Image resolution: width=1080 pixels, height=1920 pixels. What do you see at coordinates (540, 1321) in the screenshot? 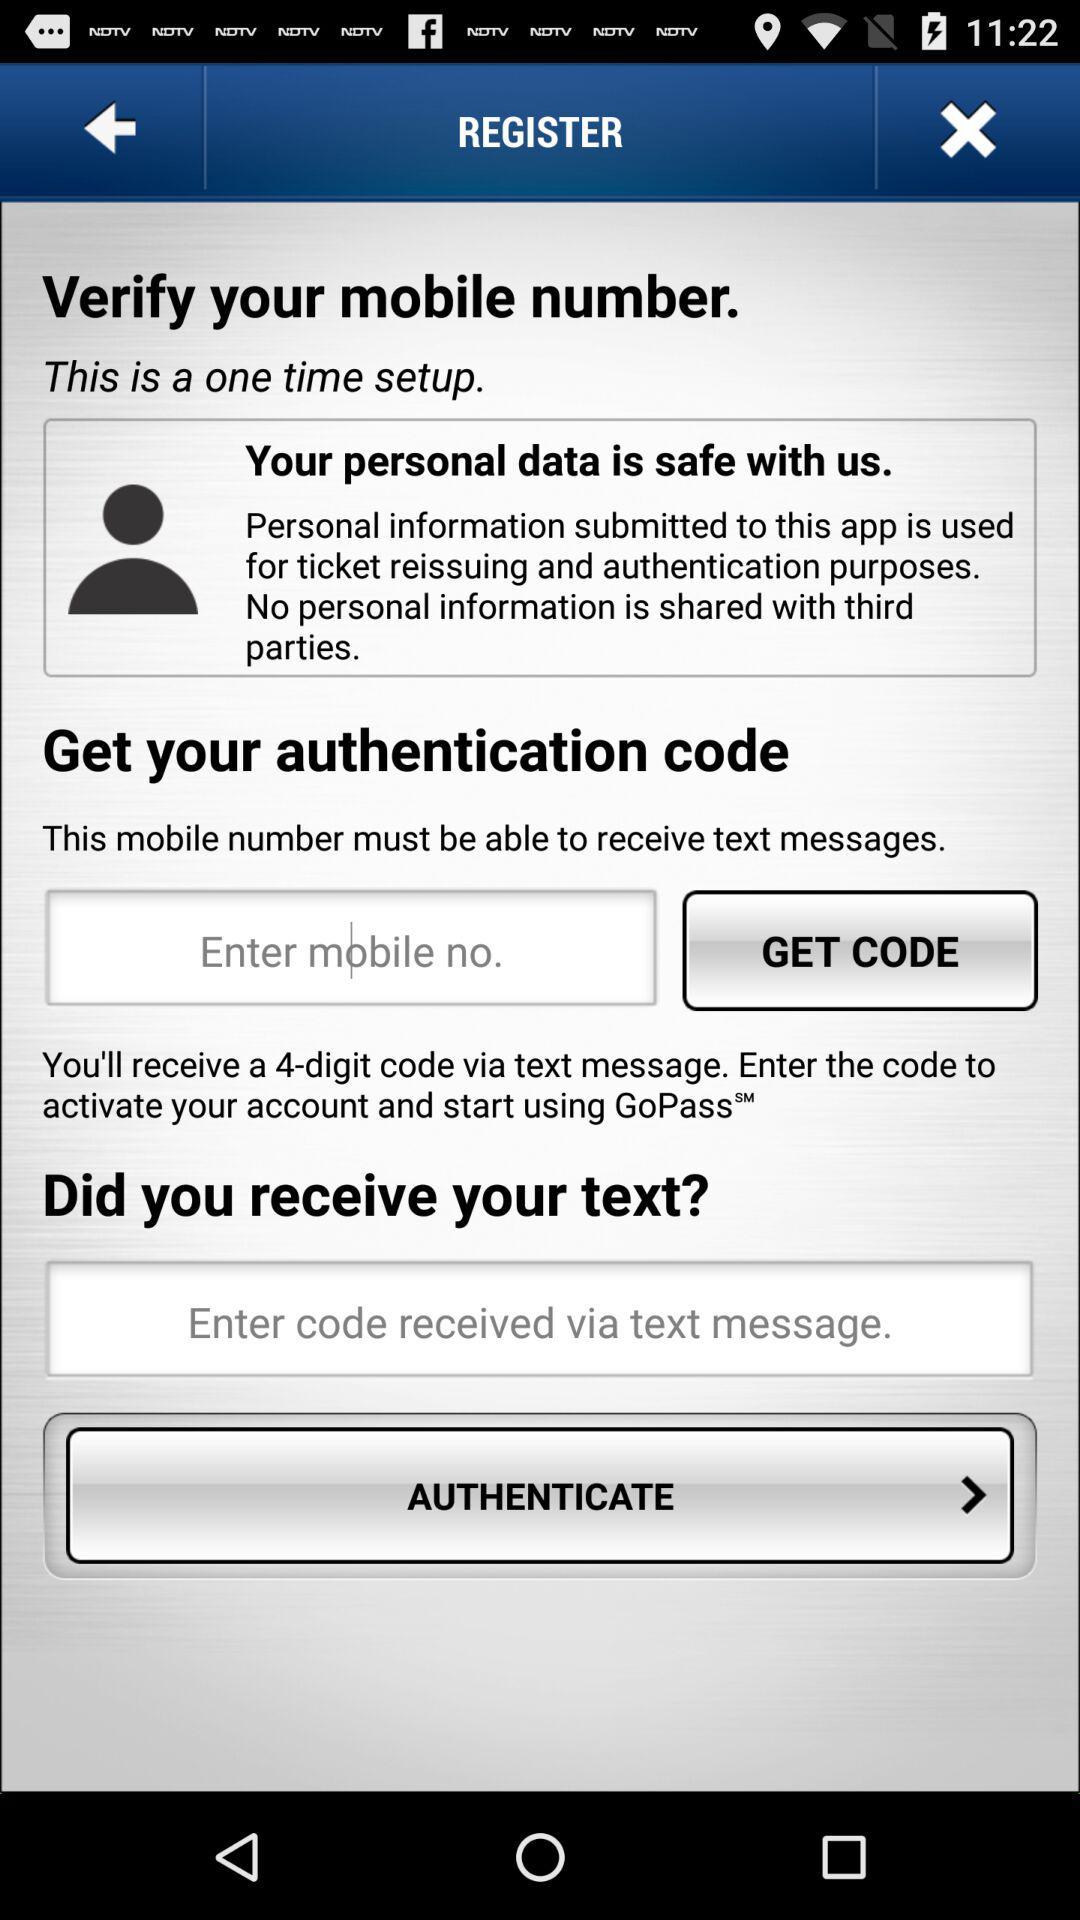
I see `the code` at bounding box center [540, 1321].